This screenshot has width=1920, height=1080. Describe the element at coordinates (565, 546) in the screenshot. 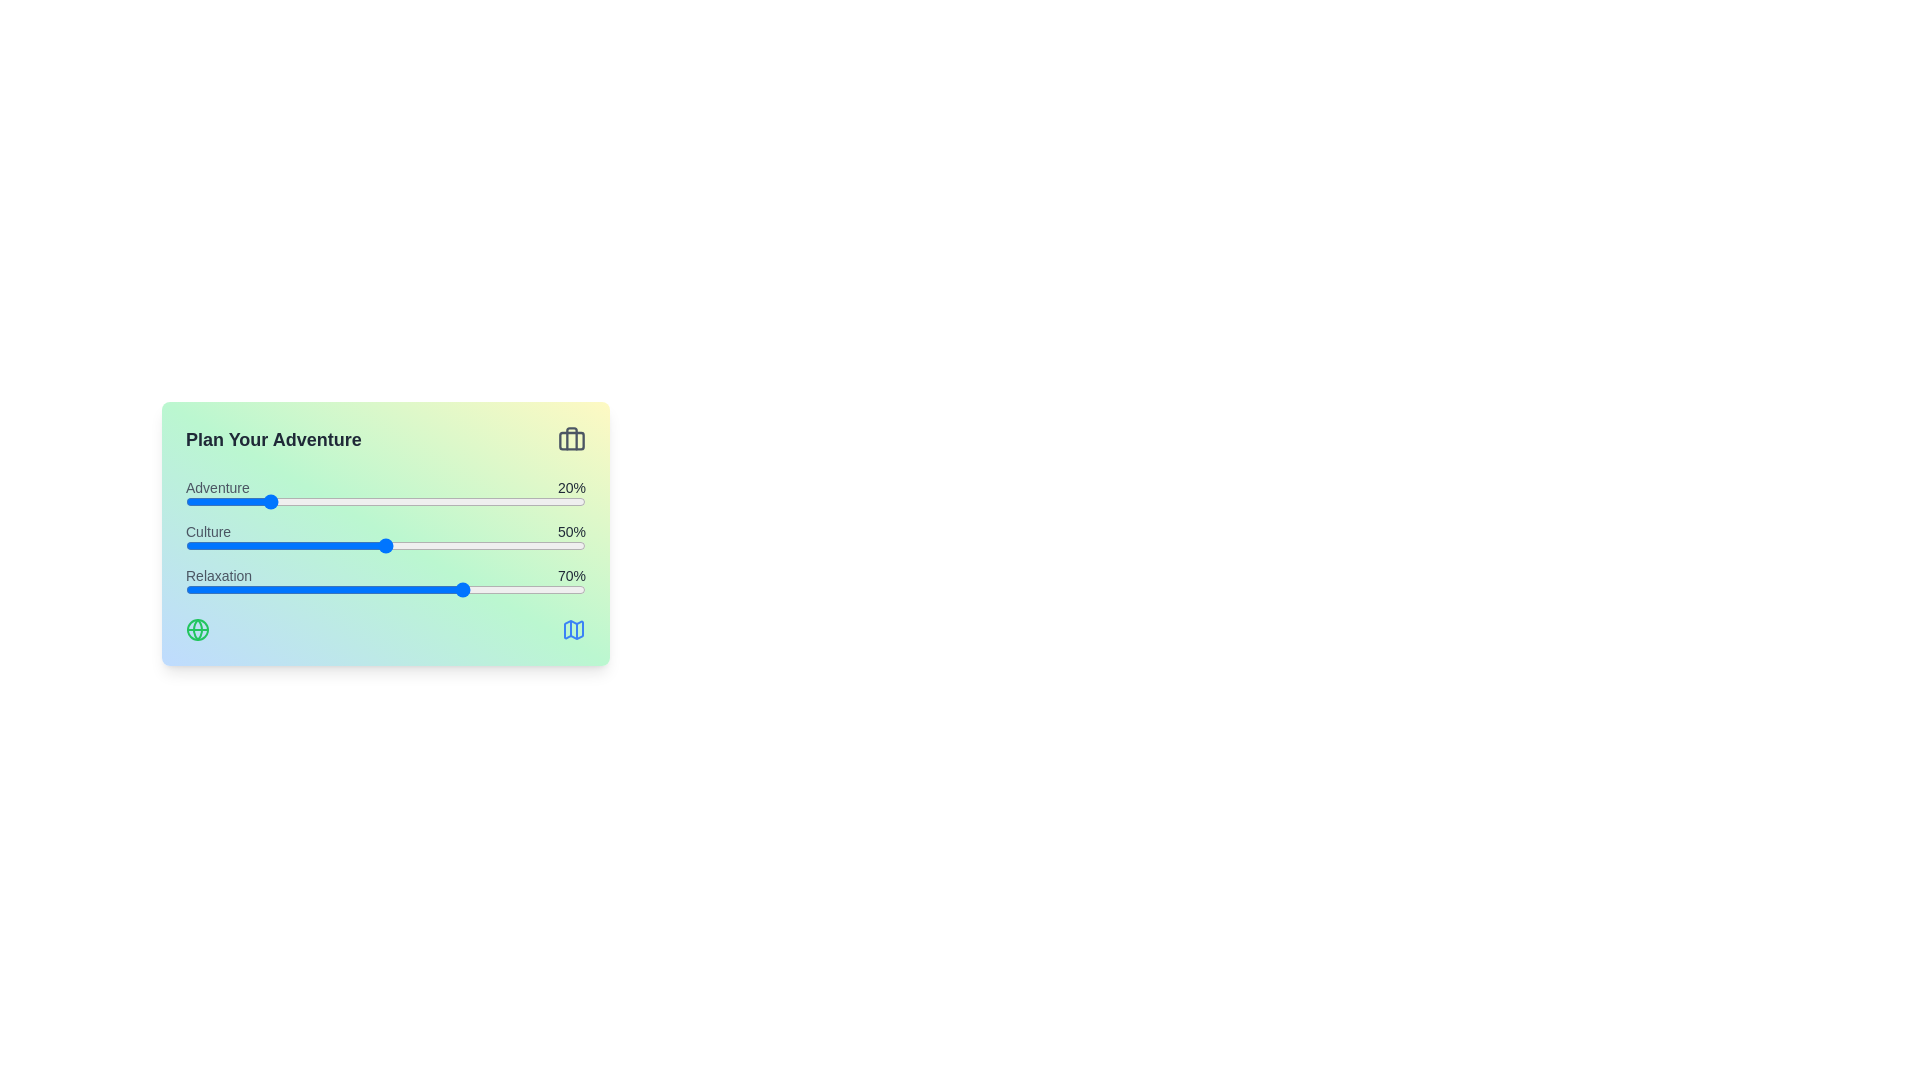

I see `the 'Culture' slider to 95%` at that location.